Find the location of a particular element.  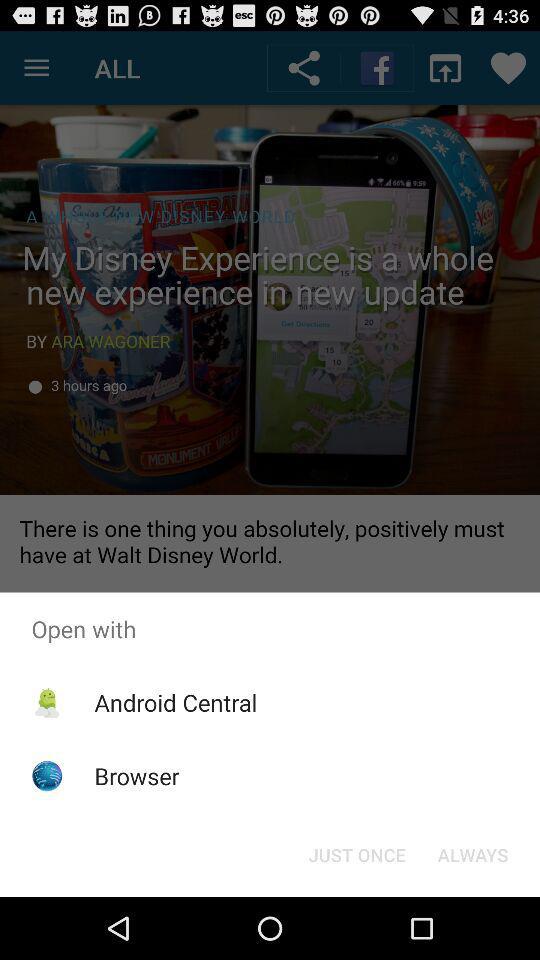

the app below the android central icon is located at coordinates (136, 775).